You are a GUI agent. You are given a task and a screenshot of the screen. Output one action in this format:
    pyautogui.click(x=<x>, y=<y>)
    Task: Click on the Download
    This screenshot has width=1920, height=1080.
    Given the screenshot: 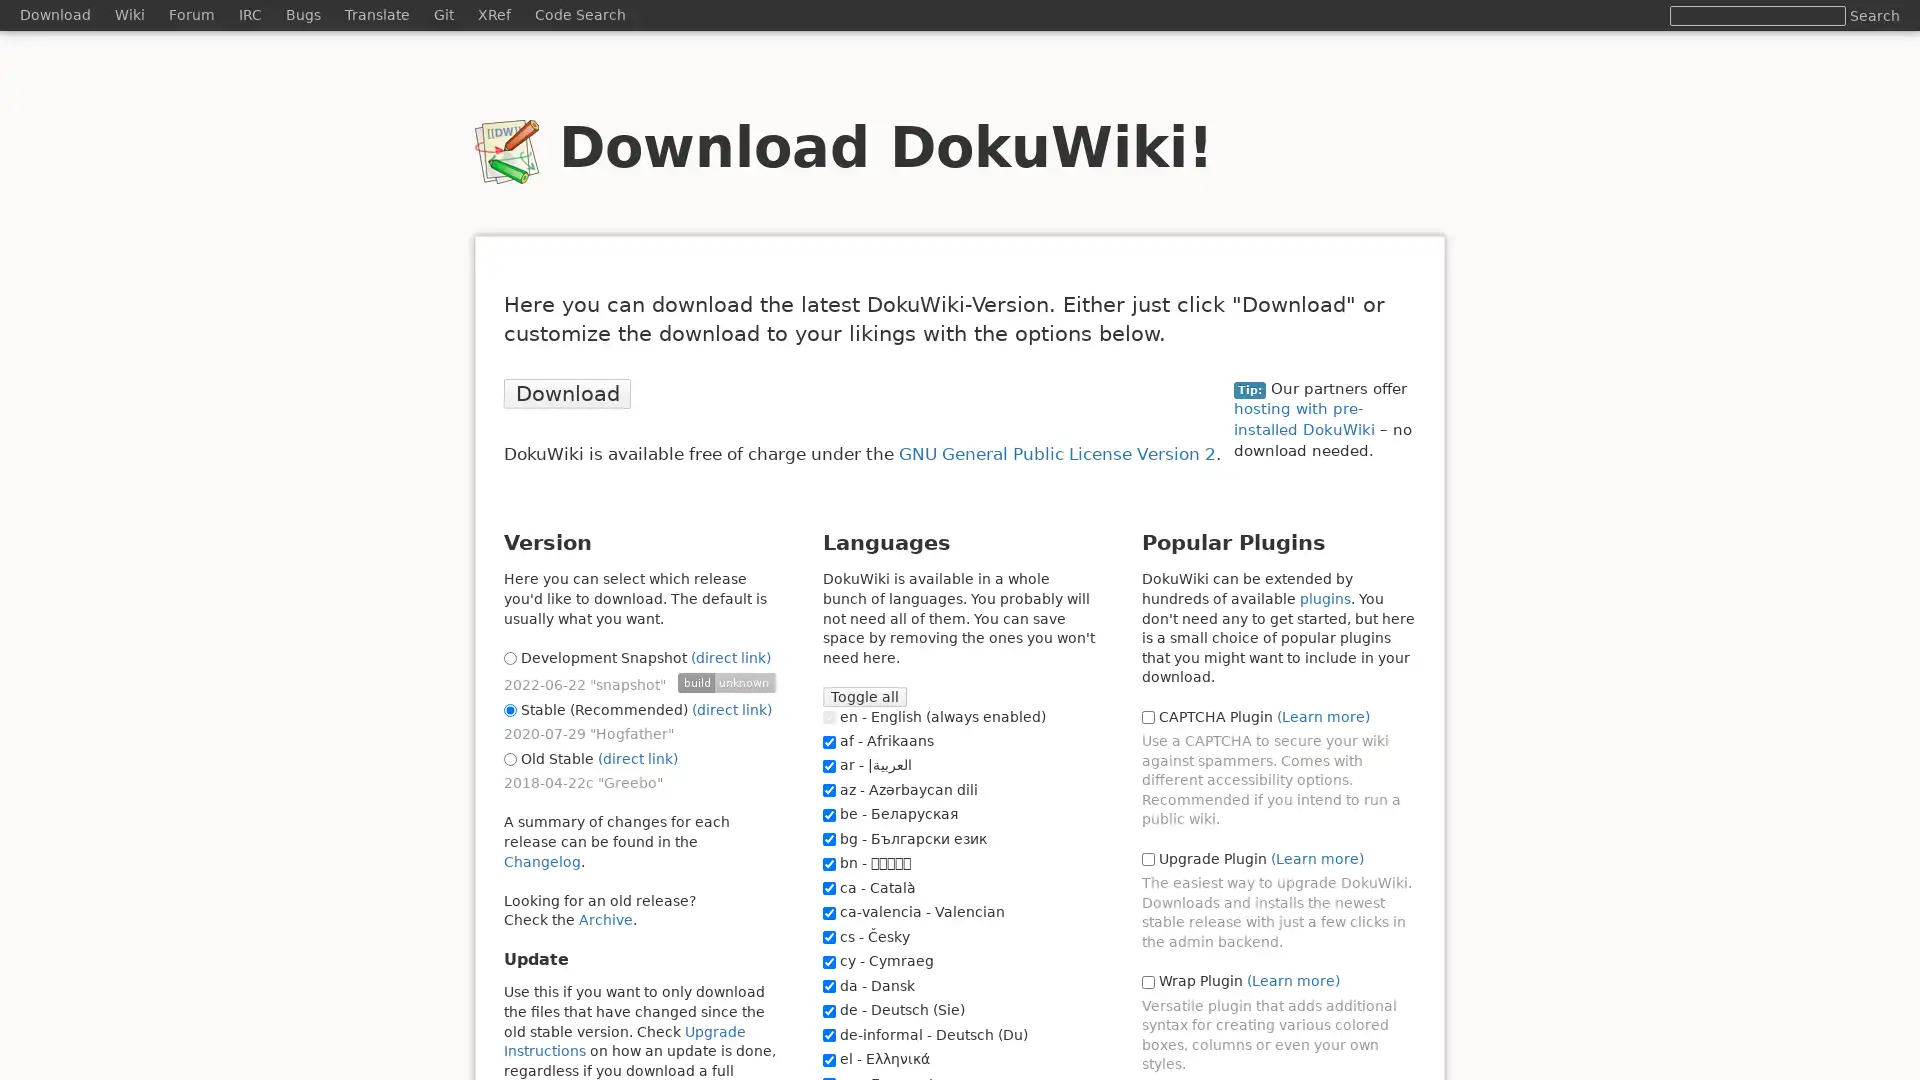 What is the action you would take?
    pyautogui.click(x=566, y=393)
    